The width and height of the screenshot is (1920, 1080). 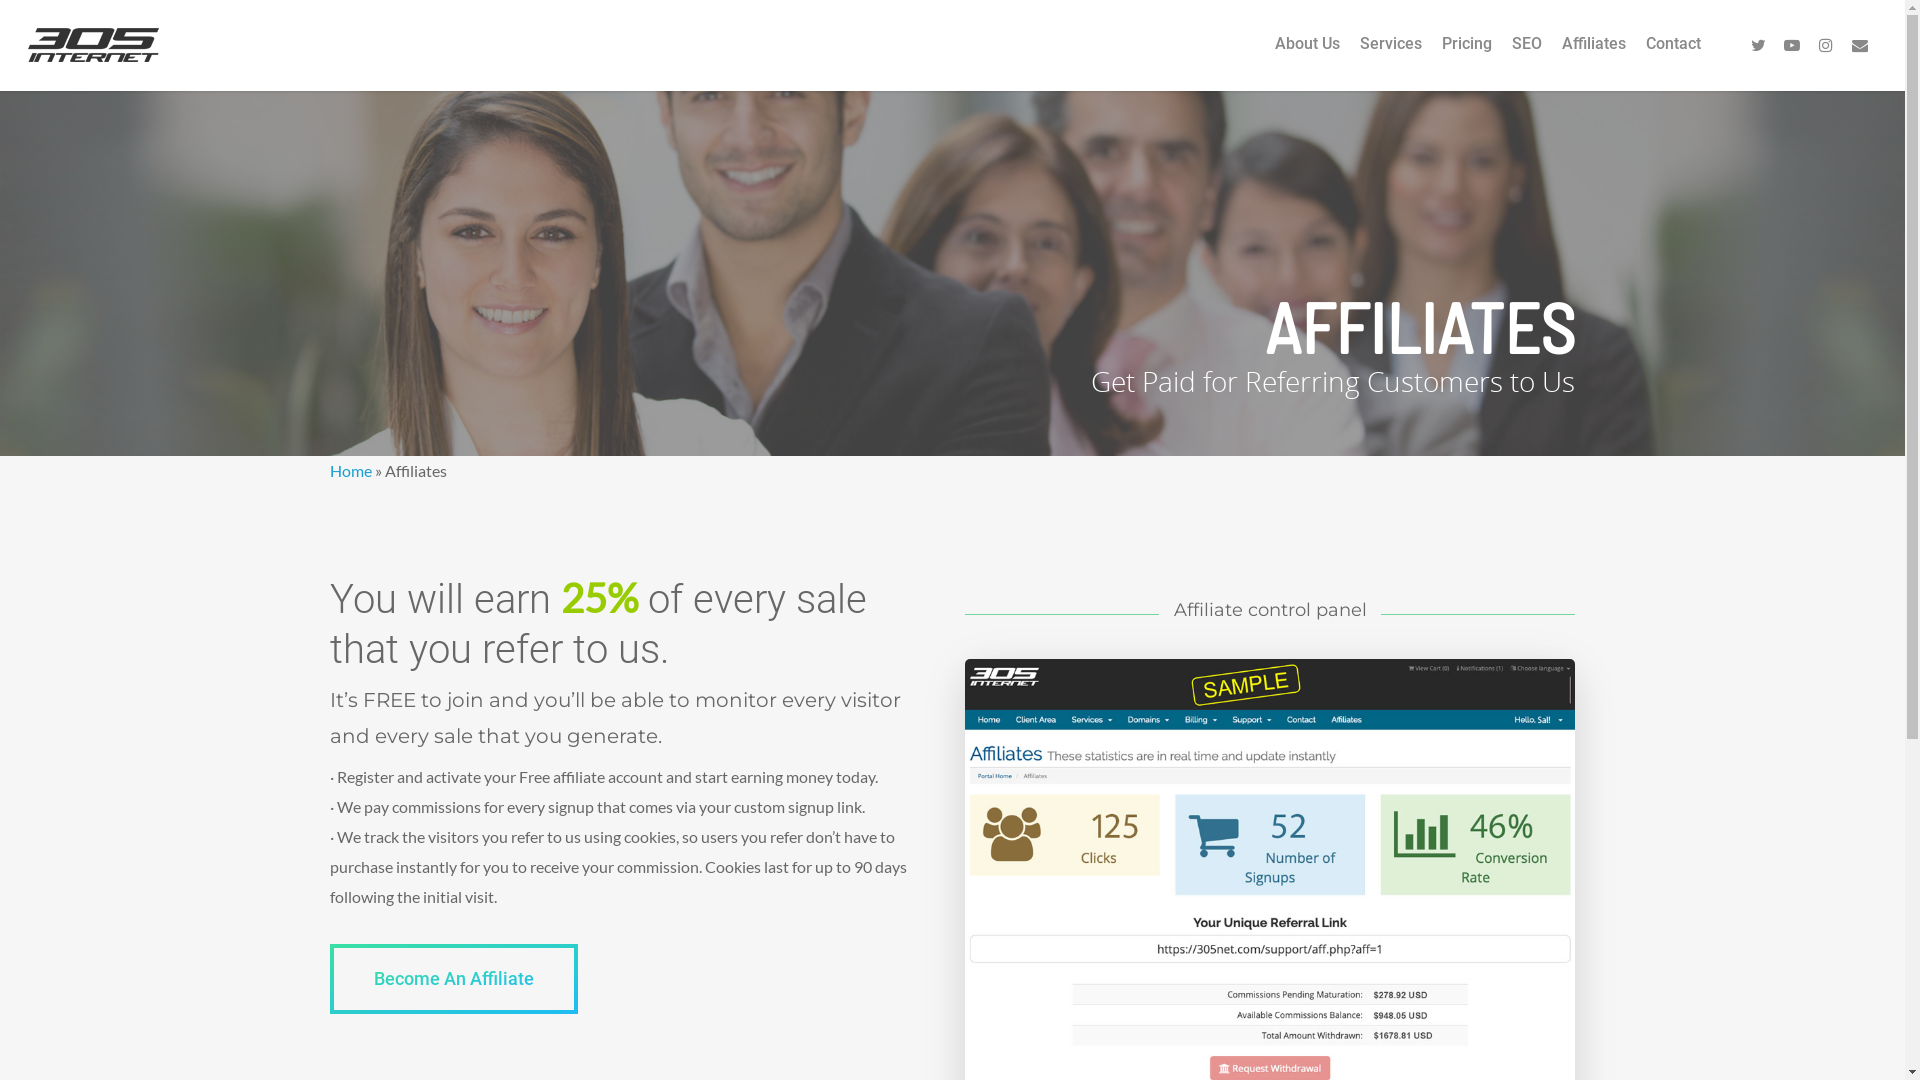 I want to click on 'Become An Affiliate', so click(x=453, y=978).